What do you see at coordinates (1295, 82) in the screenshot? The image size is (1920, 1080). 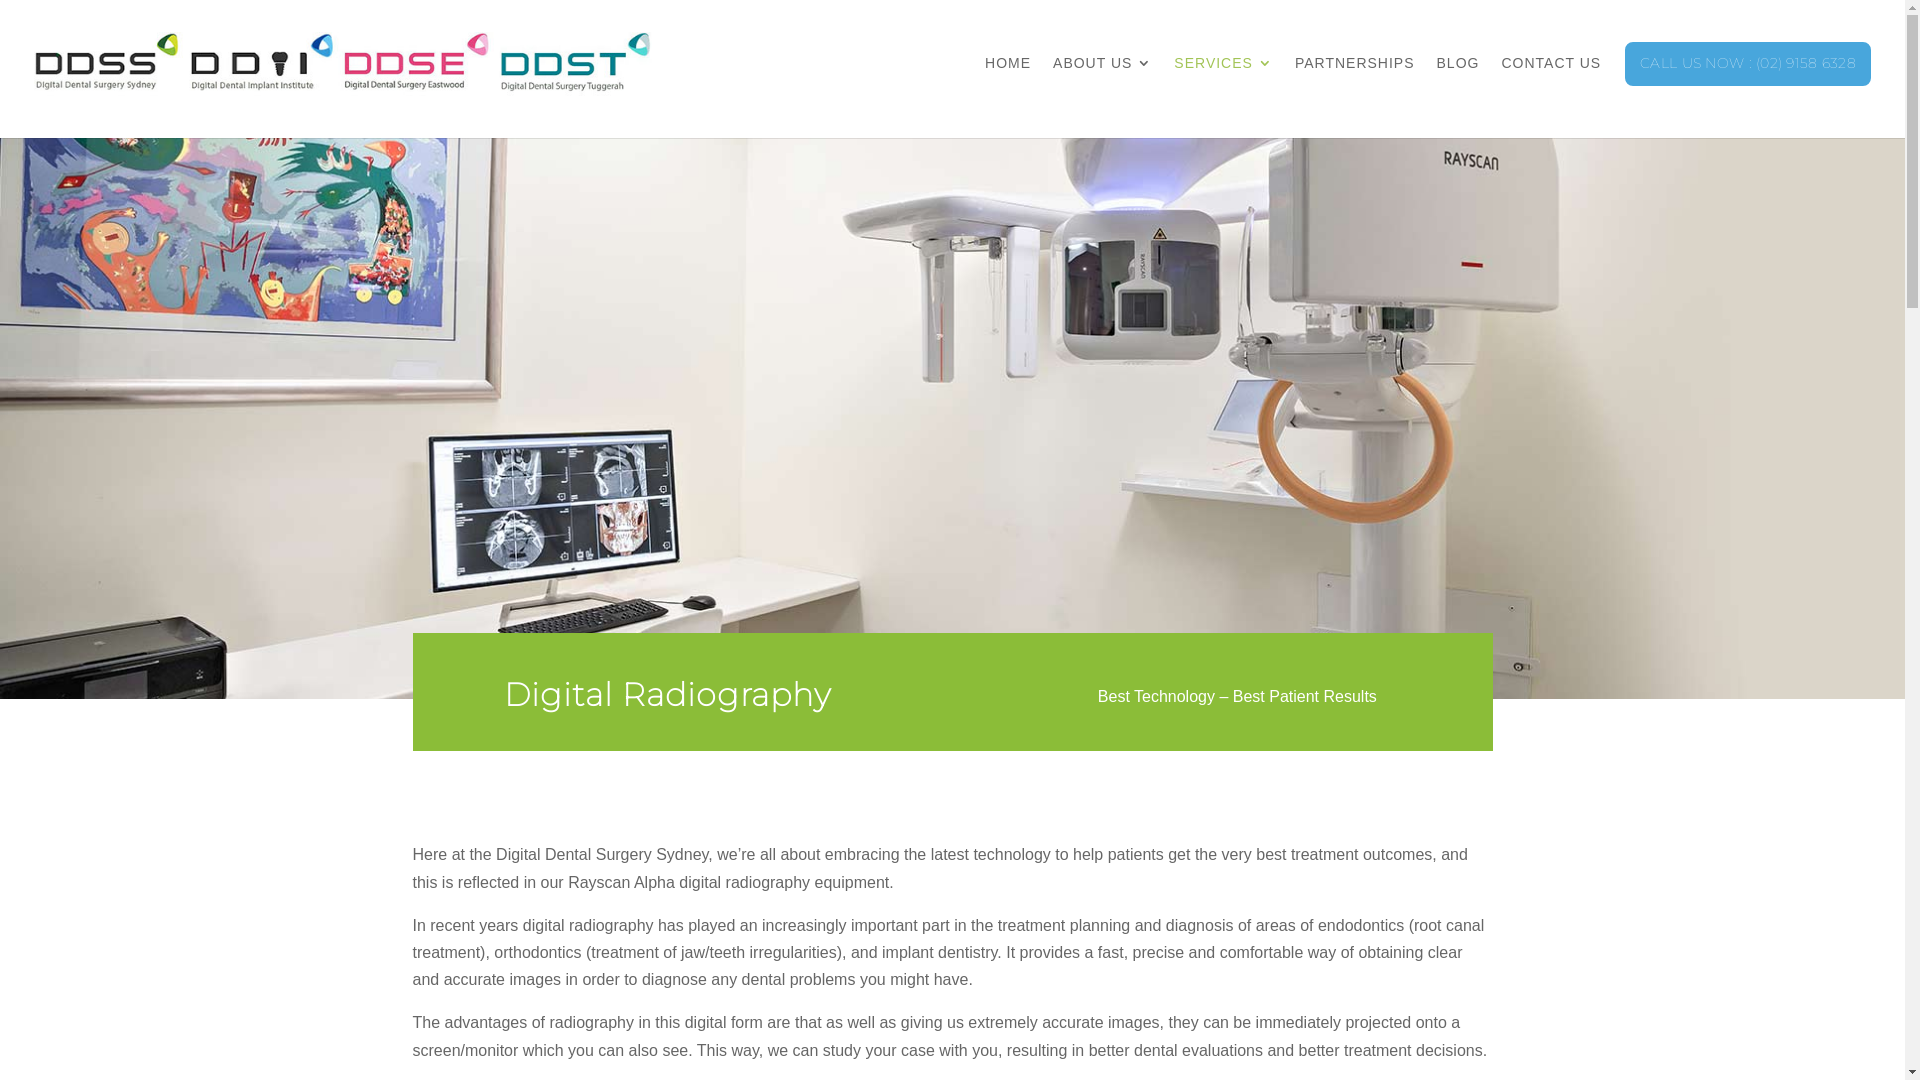 I see `'PARTNERSHIPS'` at bounding box center [1295, 82].